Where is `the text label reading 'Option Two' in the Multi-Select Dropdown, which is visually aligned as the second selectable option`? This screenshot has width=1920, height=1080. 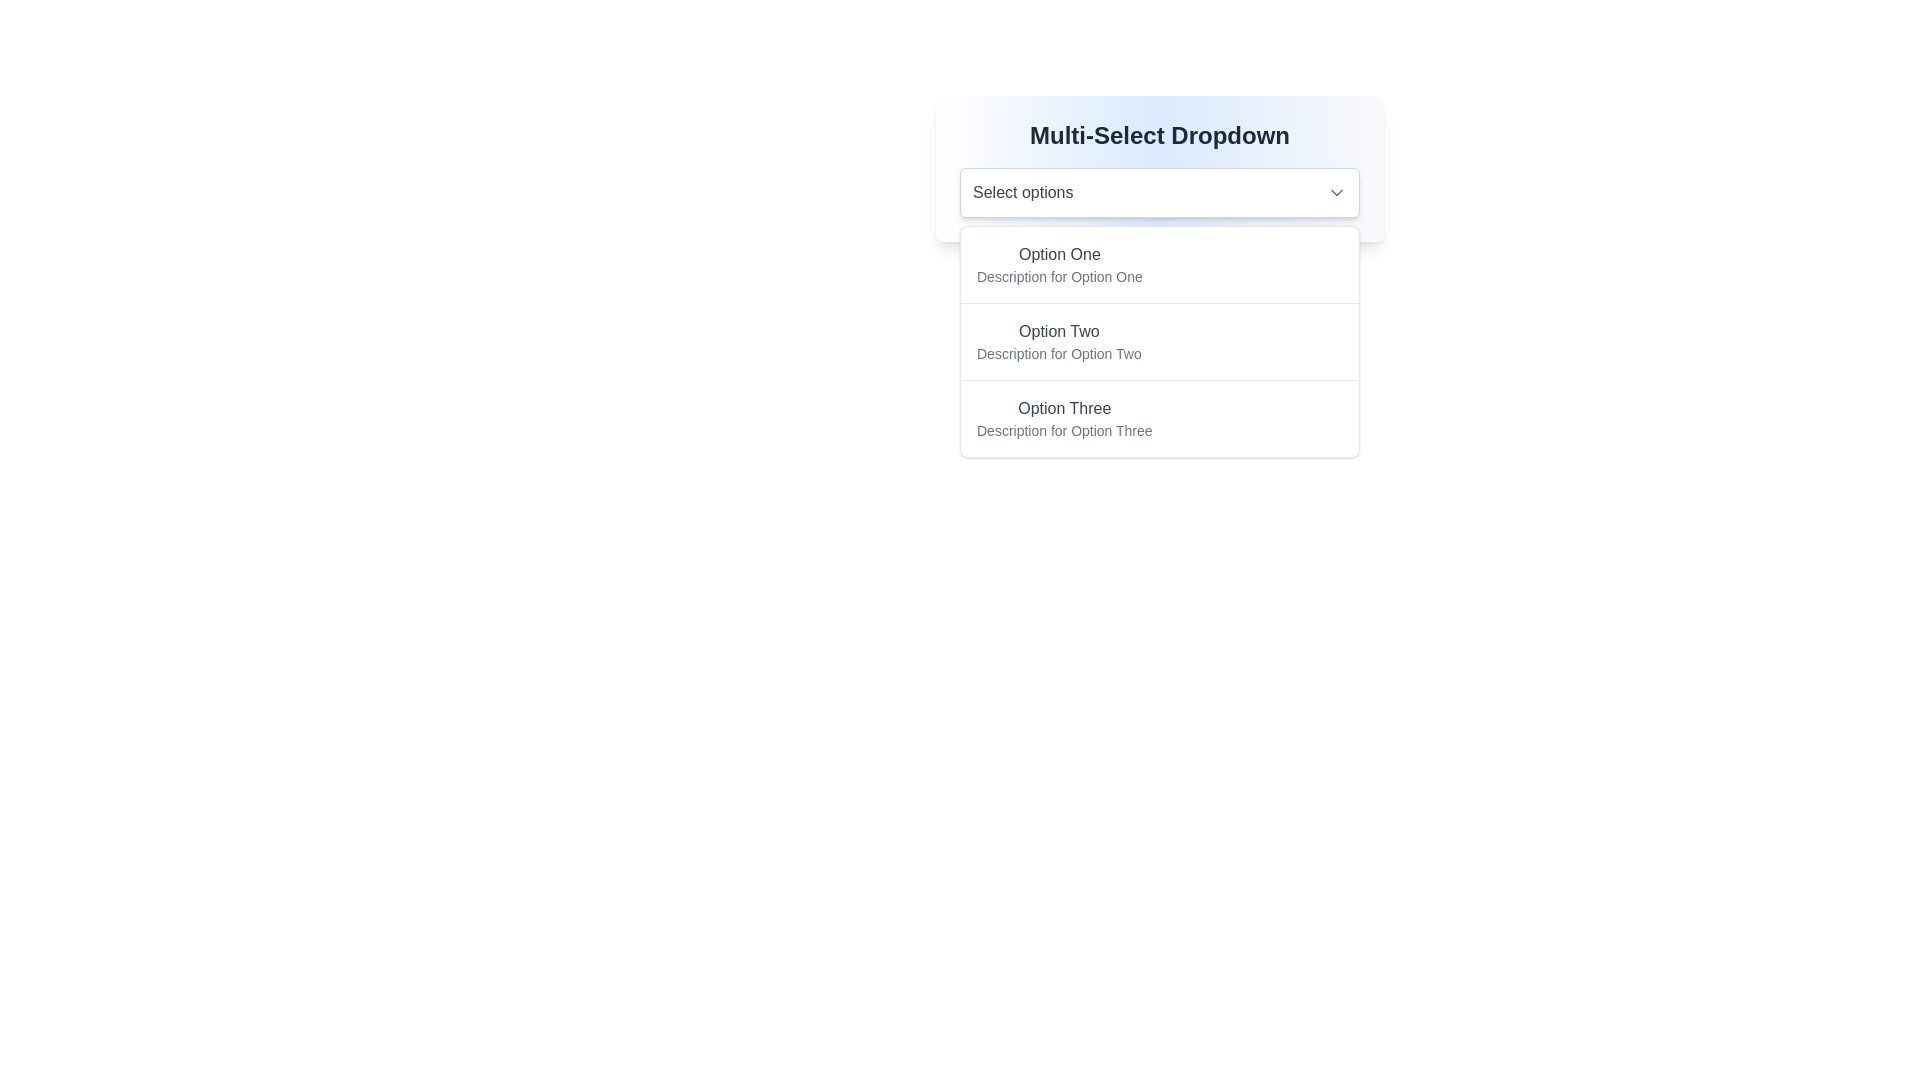
the text label reading 'Option Two' in the Multi-Select Dropdown, which is visually aligned as the second selectable option is located at coordinates (1058, 330).